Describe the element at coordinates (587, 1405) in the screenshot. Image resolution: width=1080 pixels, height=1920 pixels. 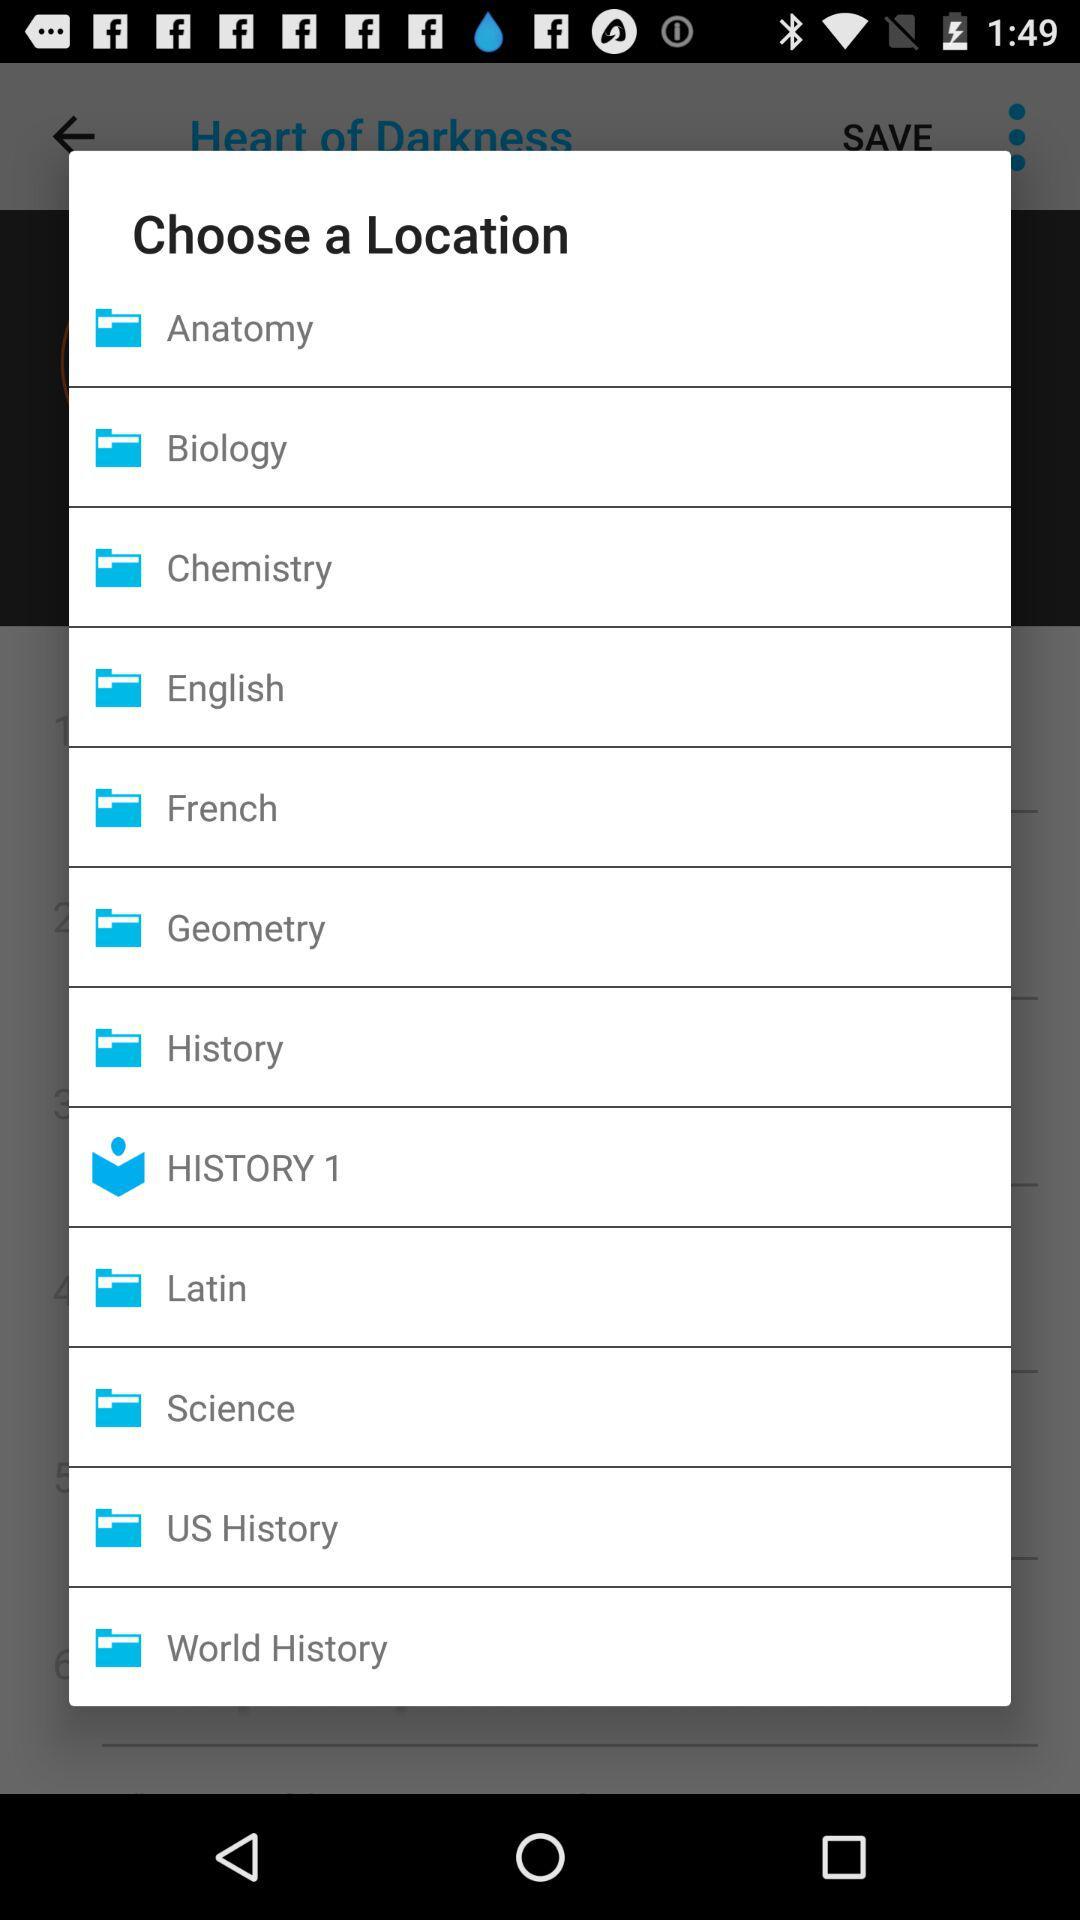
I see `the science item` at that location.